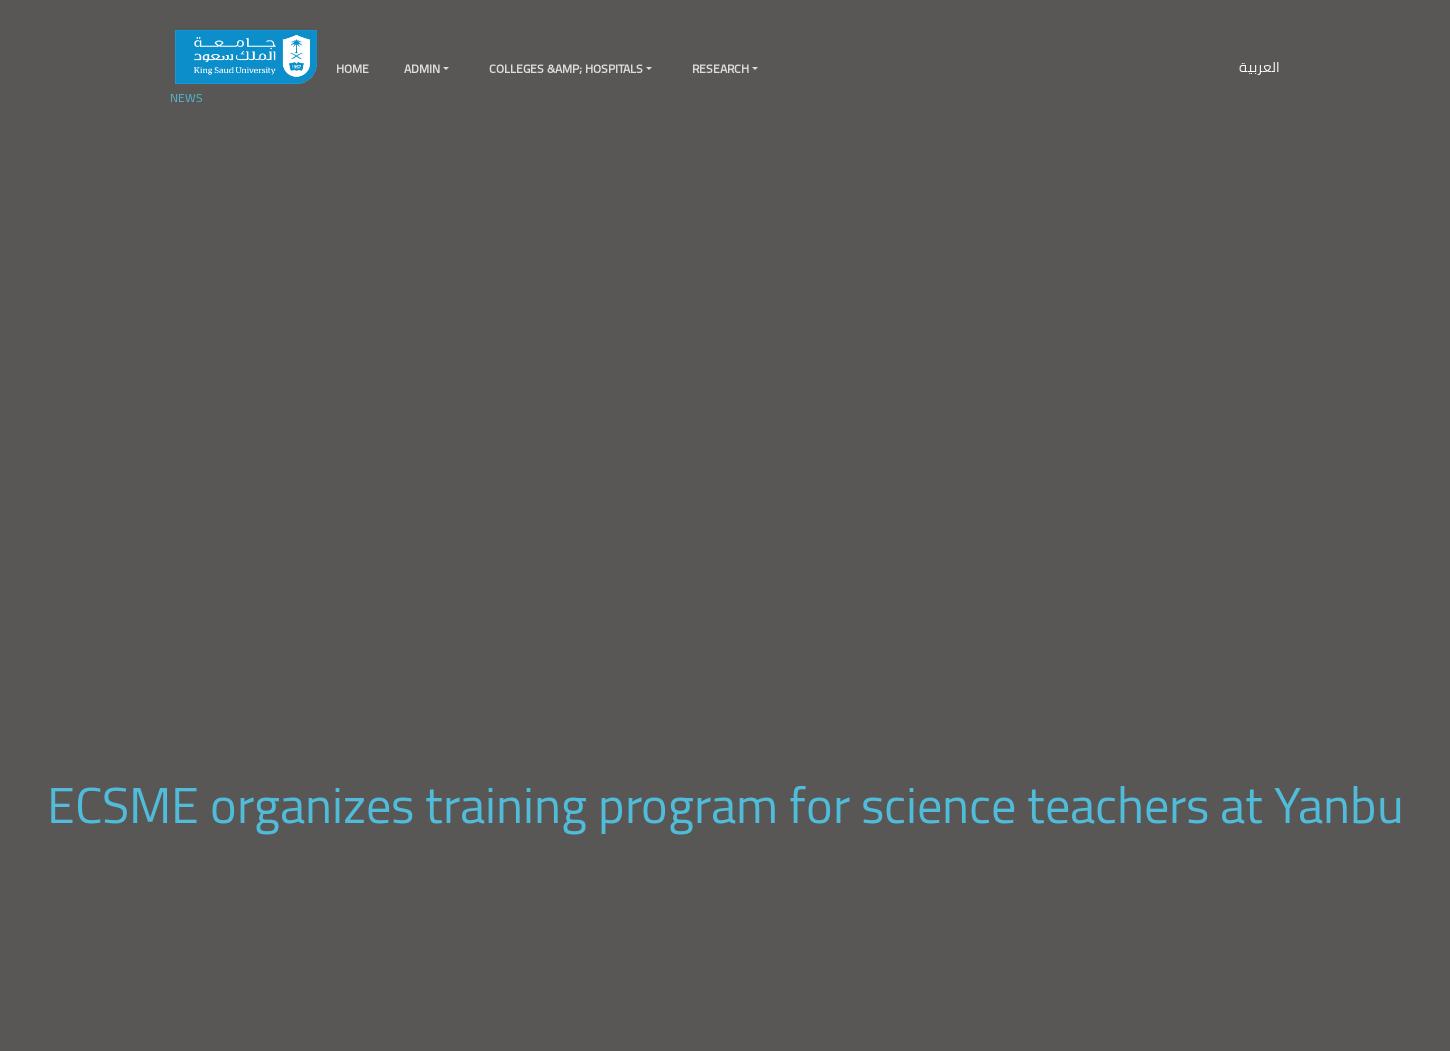 The width and height of the screenshot is (1450, 1051). I want to click on 'Graduate Studies', so click(485, 387).